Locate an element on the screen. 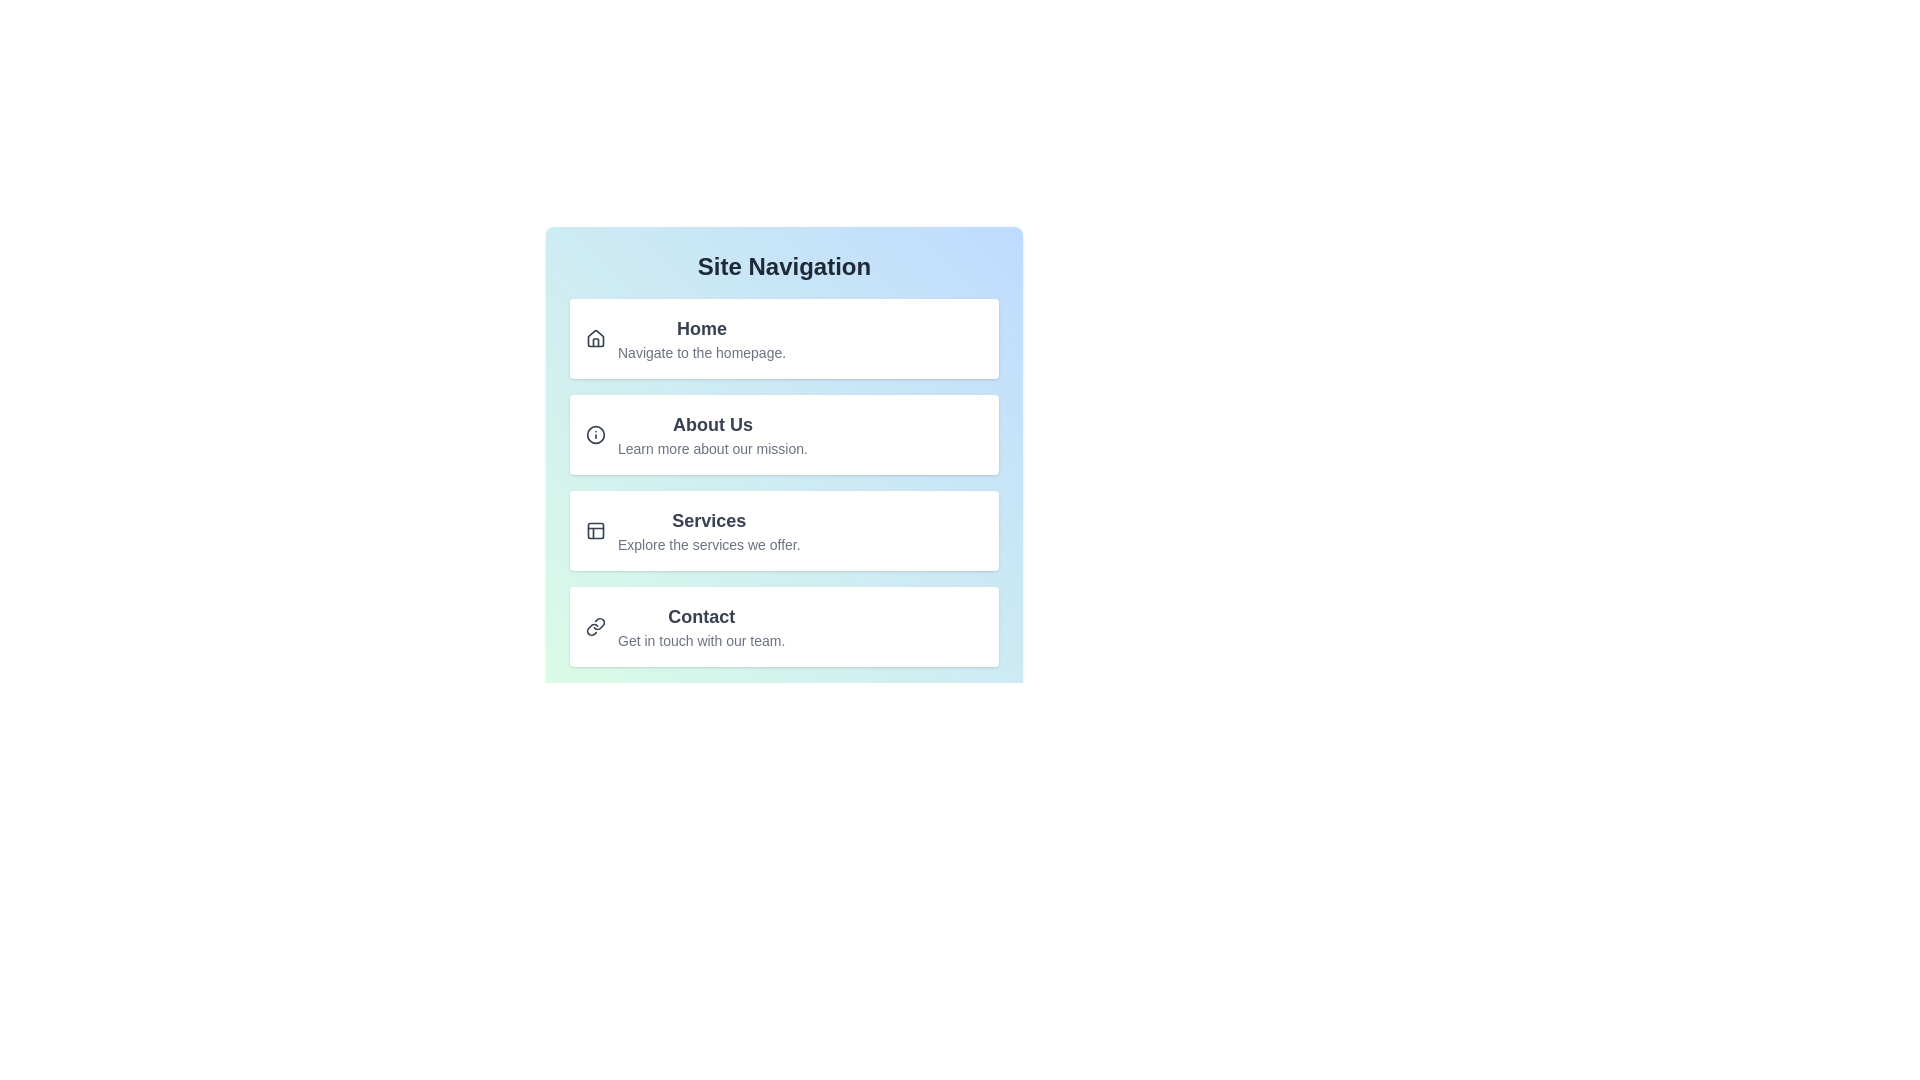 The width and height of the screenshot is (1920, 1080). the 'Services' hyperlink element, which features a left-aligned icon resembling a panel design and text that includes a bold headline 'Services' and a smaller subtext 'Explore the services we offer.' This element is the third navigational card in a vertical list, positioned between 'About Us' and 'Contact.' is located at coordinates (783, 530).